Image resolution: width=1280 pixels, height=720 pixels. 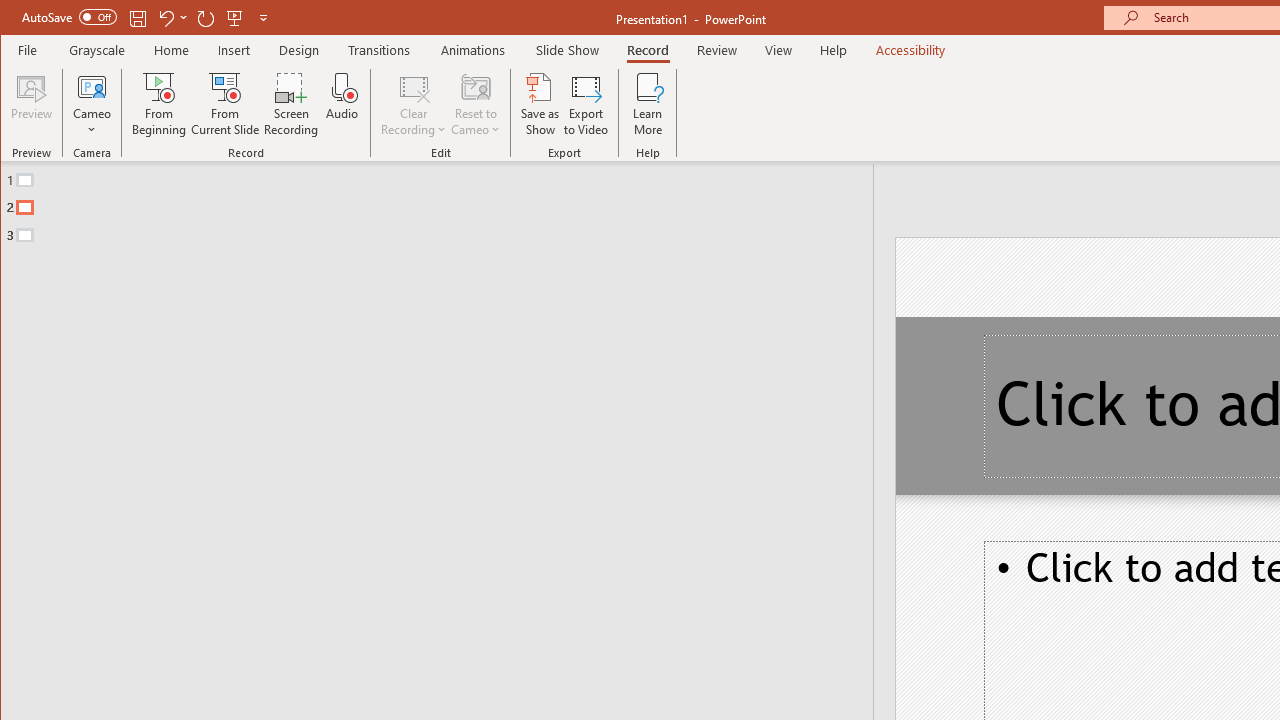 What do you see at coordinates (225, 104) in the screenshot?
I see `'From Current Slide...'` at bounding box center [225, 104].